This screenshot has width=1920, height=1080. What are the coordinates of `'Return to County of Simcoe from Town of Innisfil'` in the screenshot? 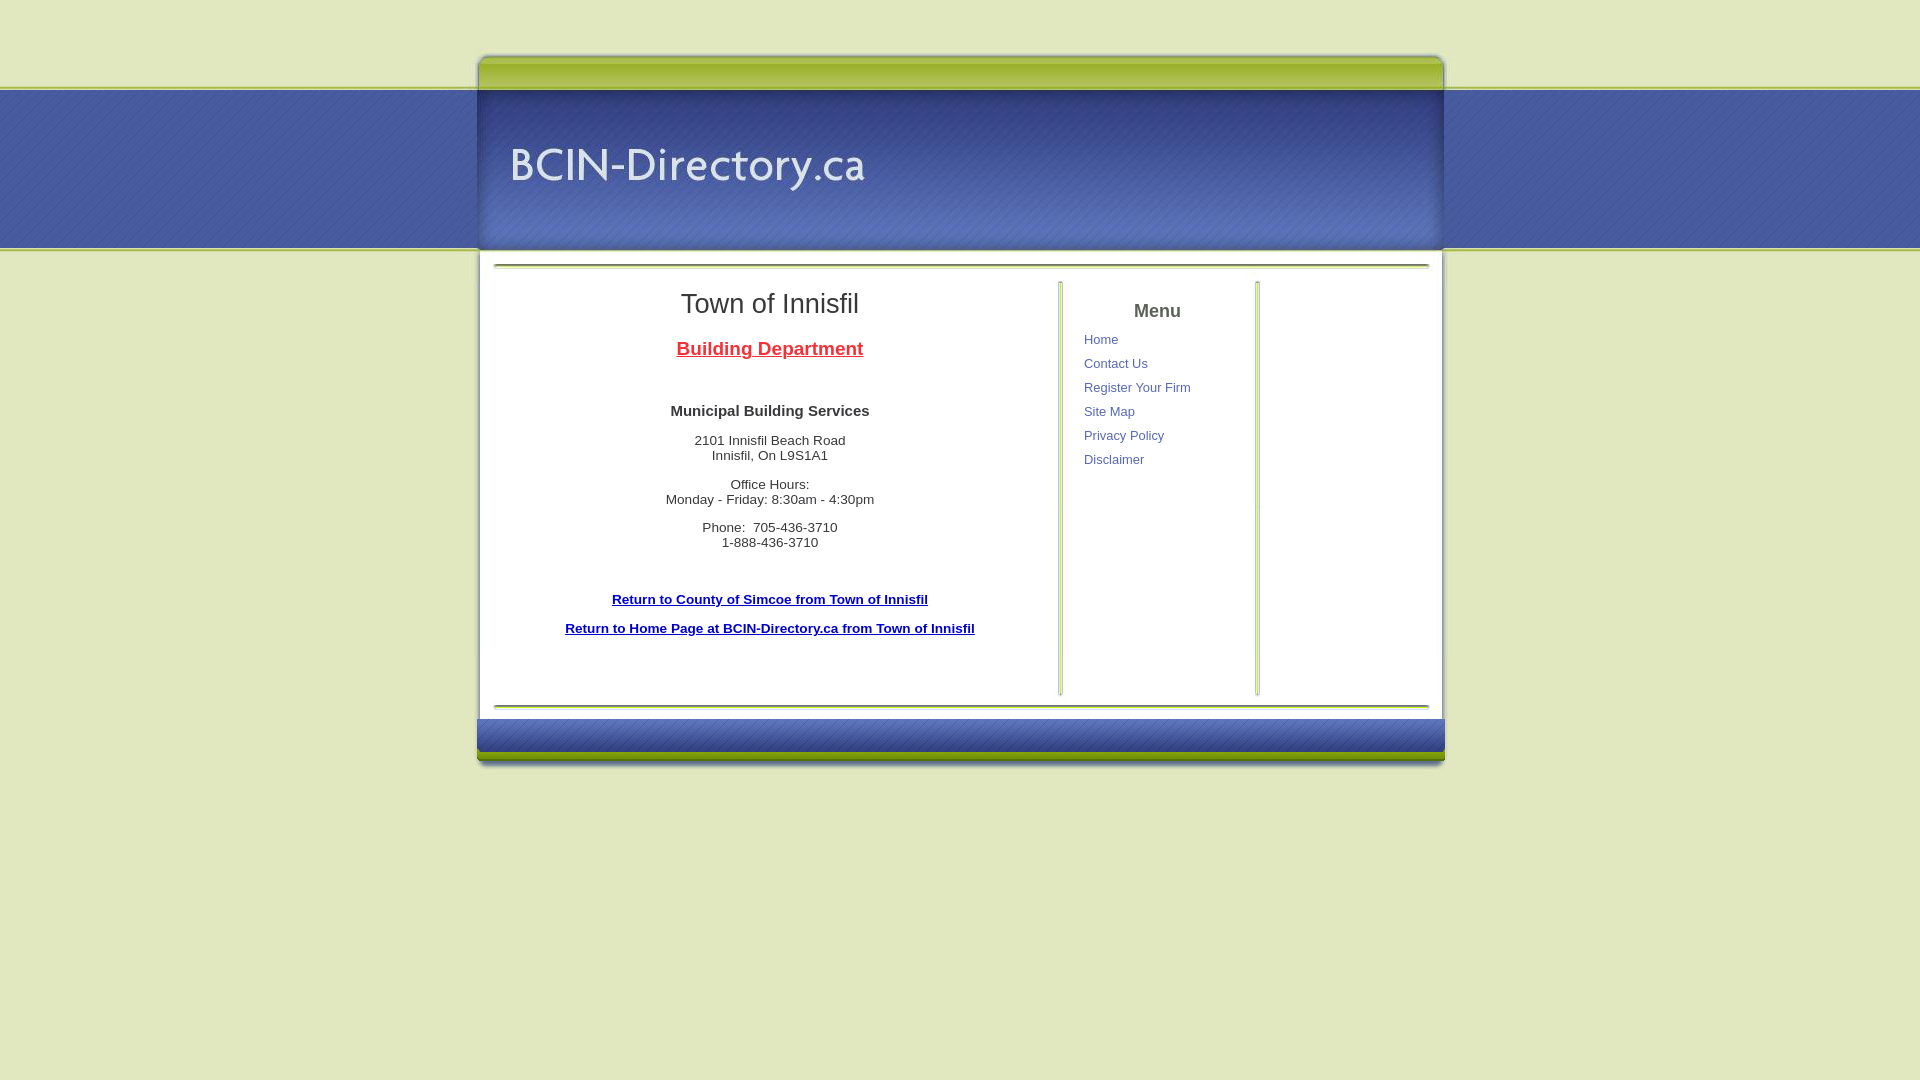 It's located at (768, 598).